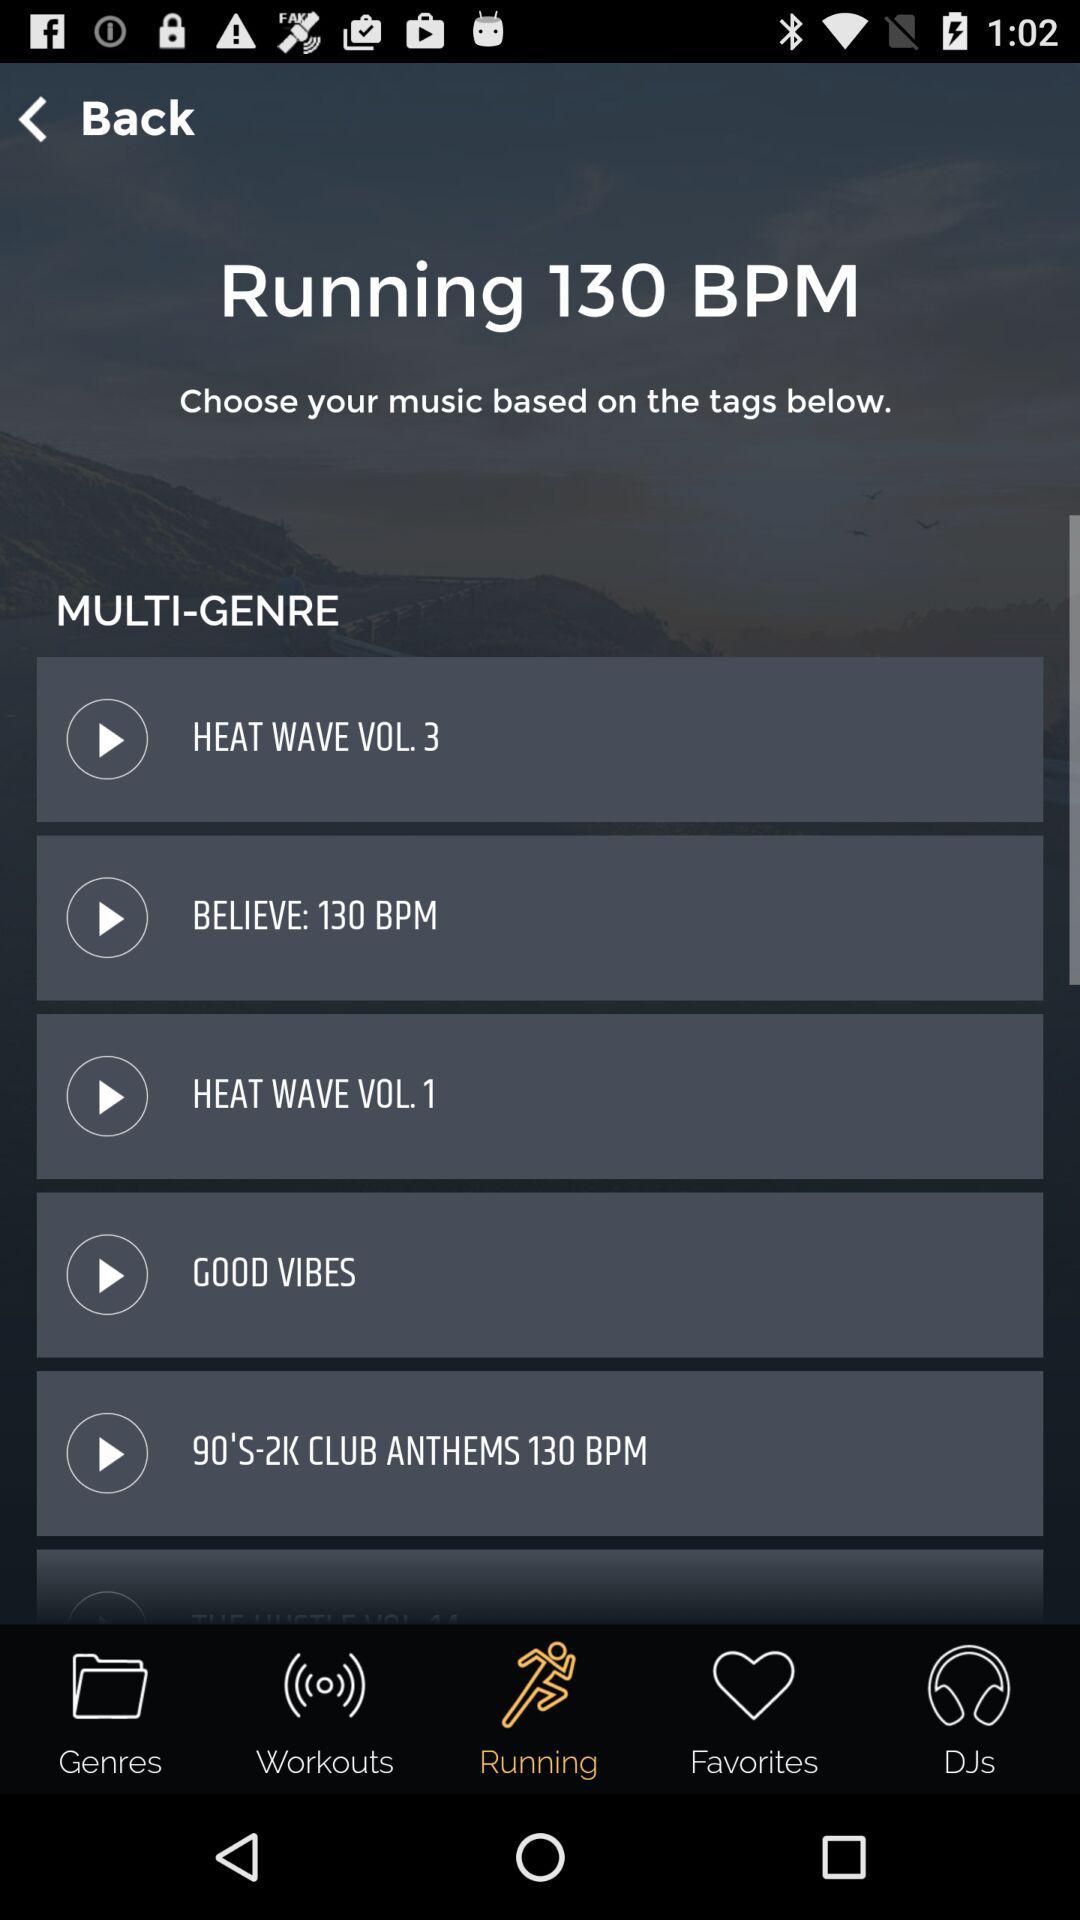 The width and height of the screenshot is (1080, 1920). Describe the element at coordinates (107, 738) in the screenshot. I see `the play icon below multigenre` at that location.